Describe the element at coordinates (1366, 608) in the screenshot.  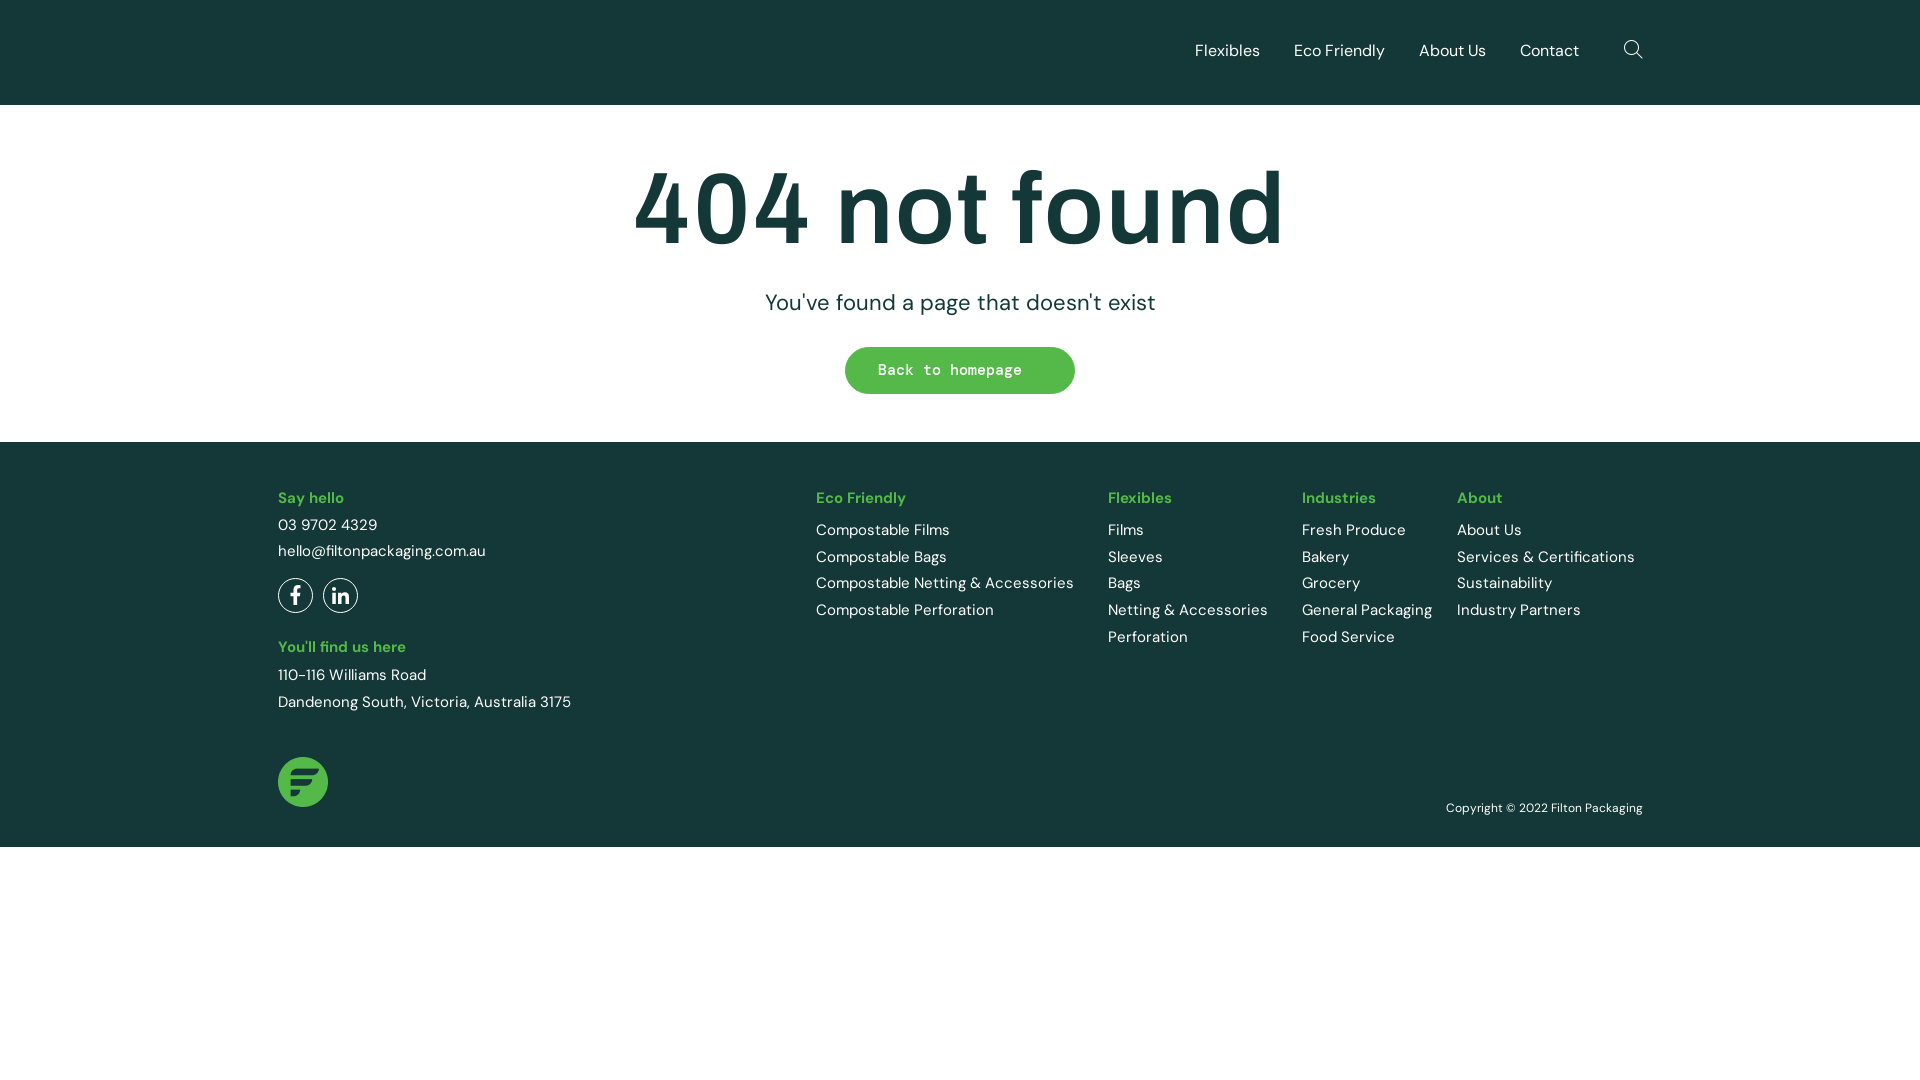
I see `'General Packaging'` at that location.